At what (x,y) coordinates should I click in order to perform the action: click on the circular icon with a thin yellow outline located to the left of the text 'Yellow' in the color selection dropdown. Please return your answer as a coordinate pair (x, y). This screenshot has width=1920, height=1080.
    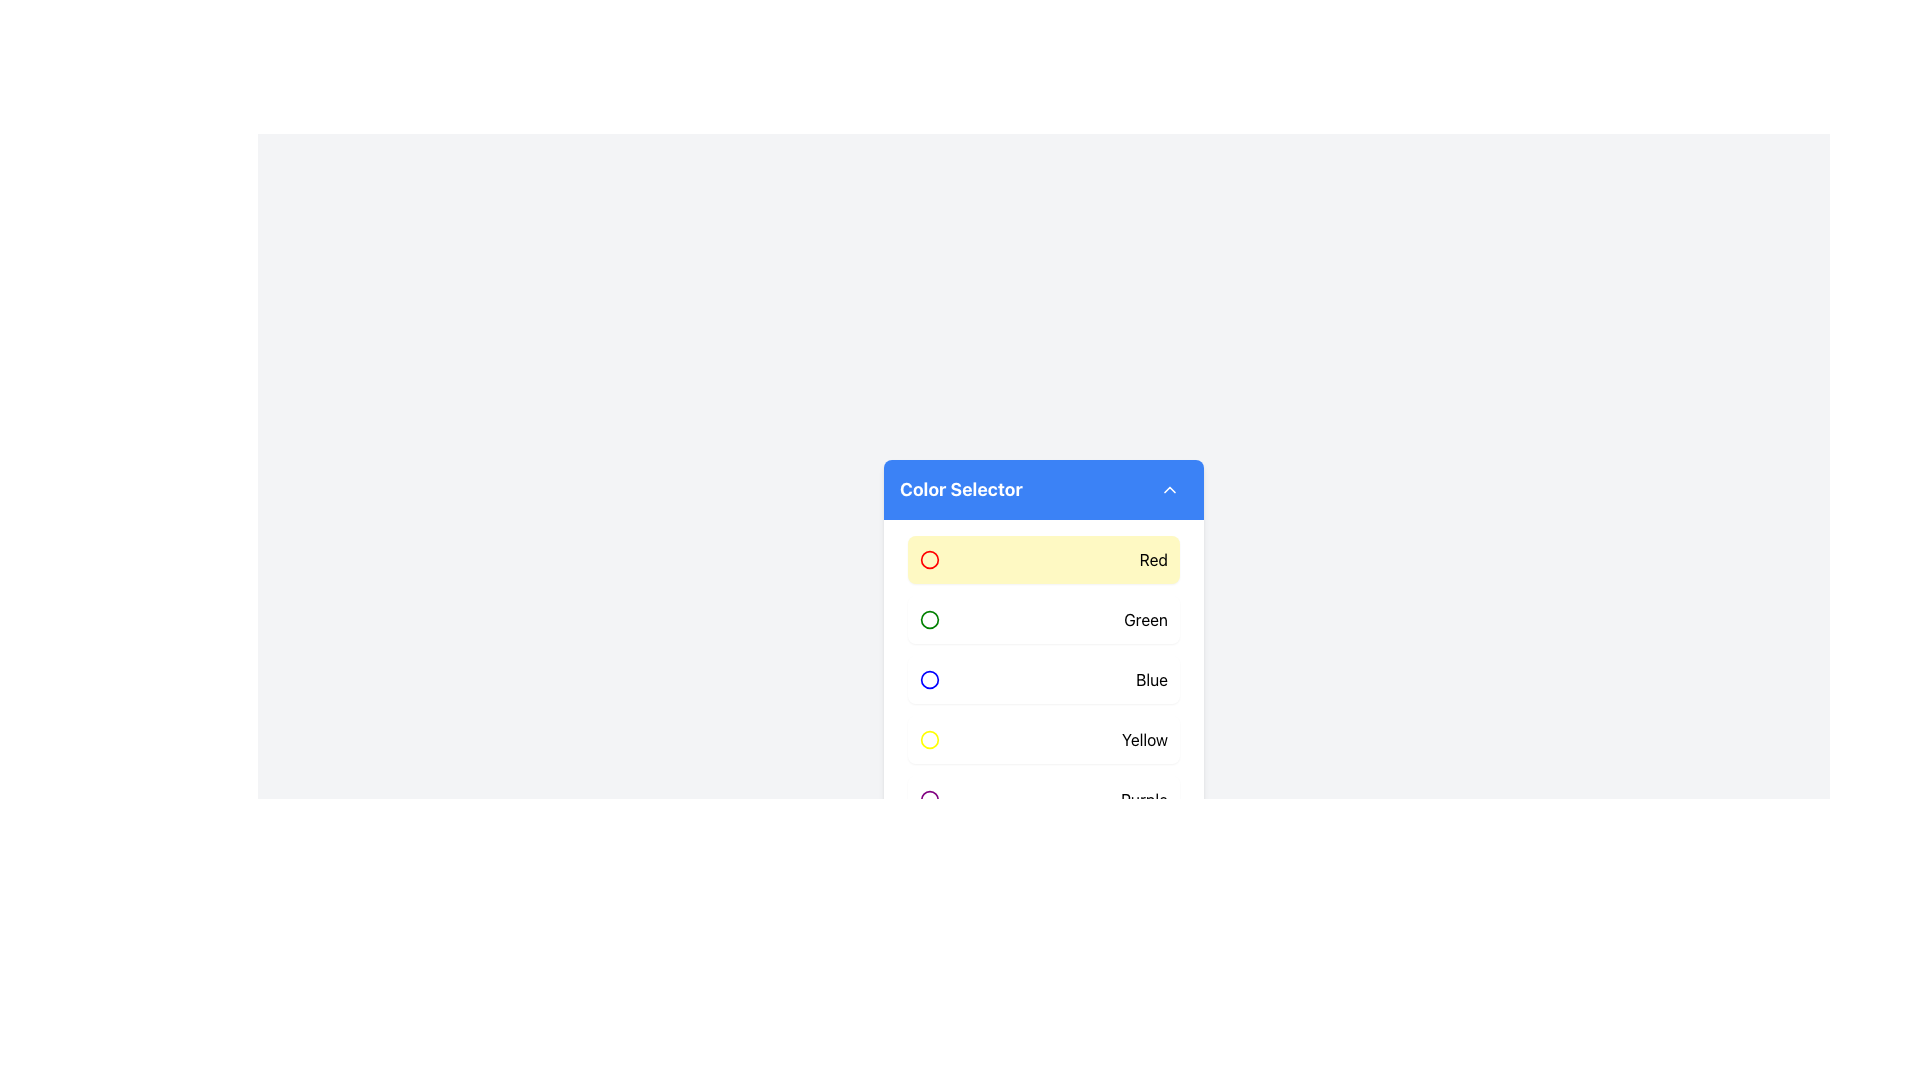
    Looking at the image, I should click on (929, 740).